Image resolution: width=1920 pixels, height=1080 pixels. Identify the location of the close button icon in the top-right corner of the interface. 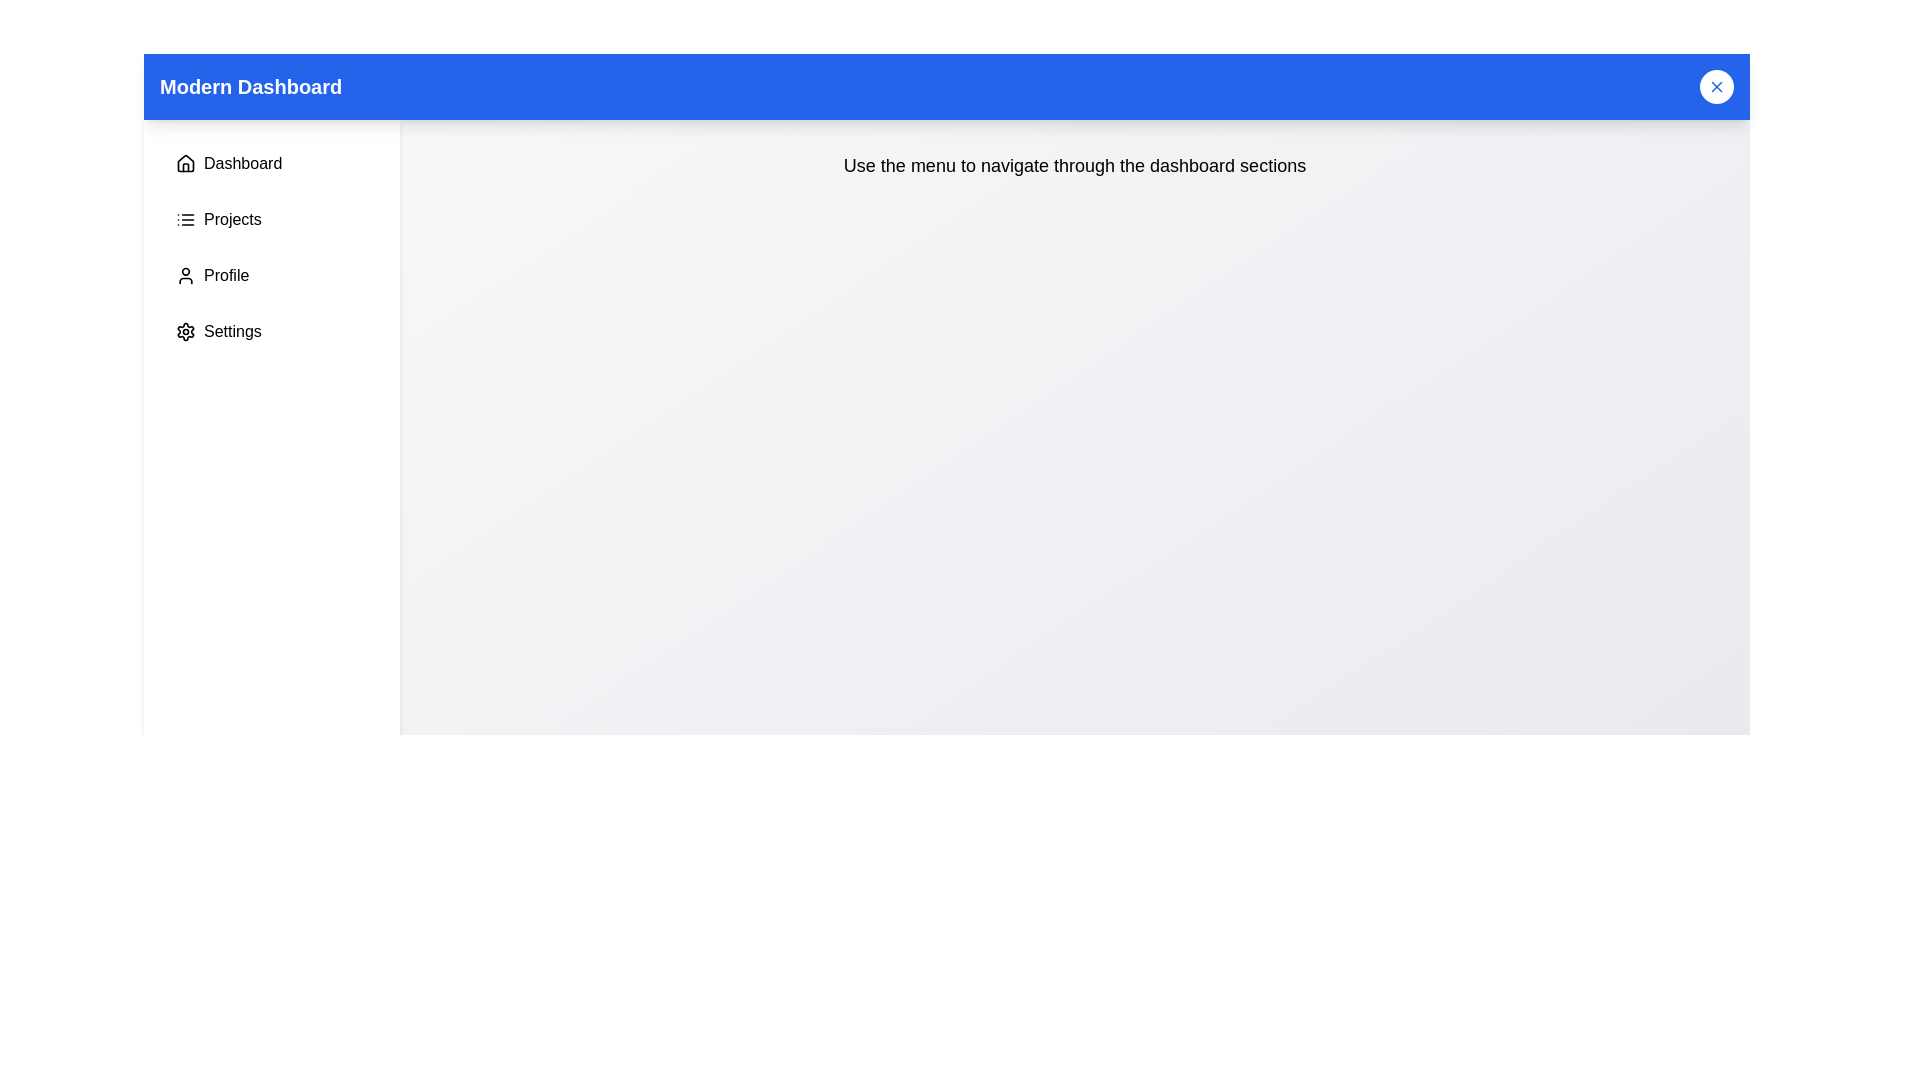
(1716, 86).